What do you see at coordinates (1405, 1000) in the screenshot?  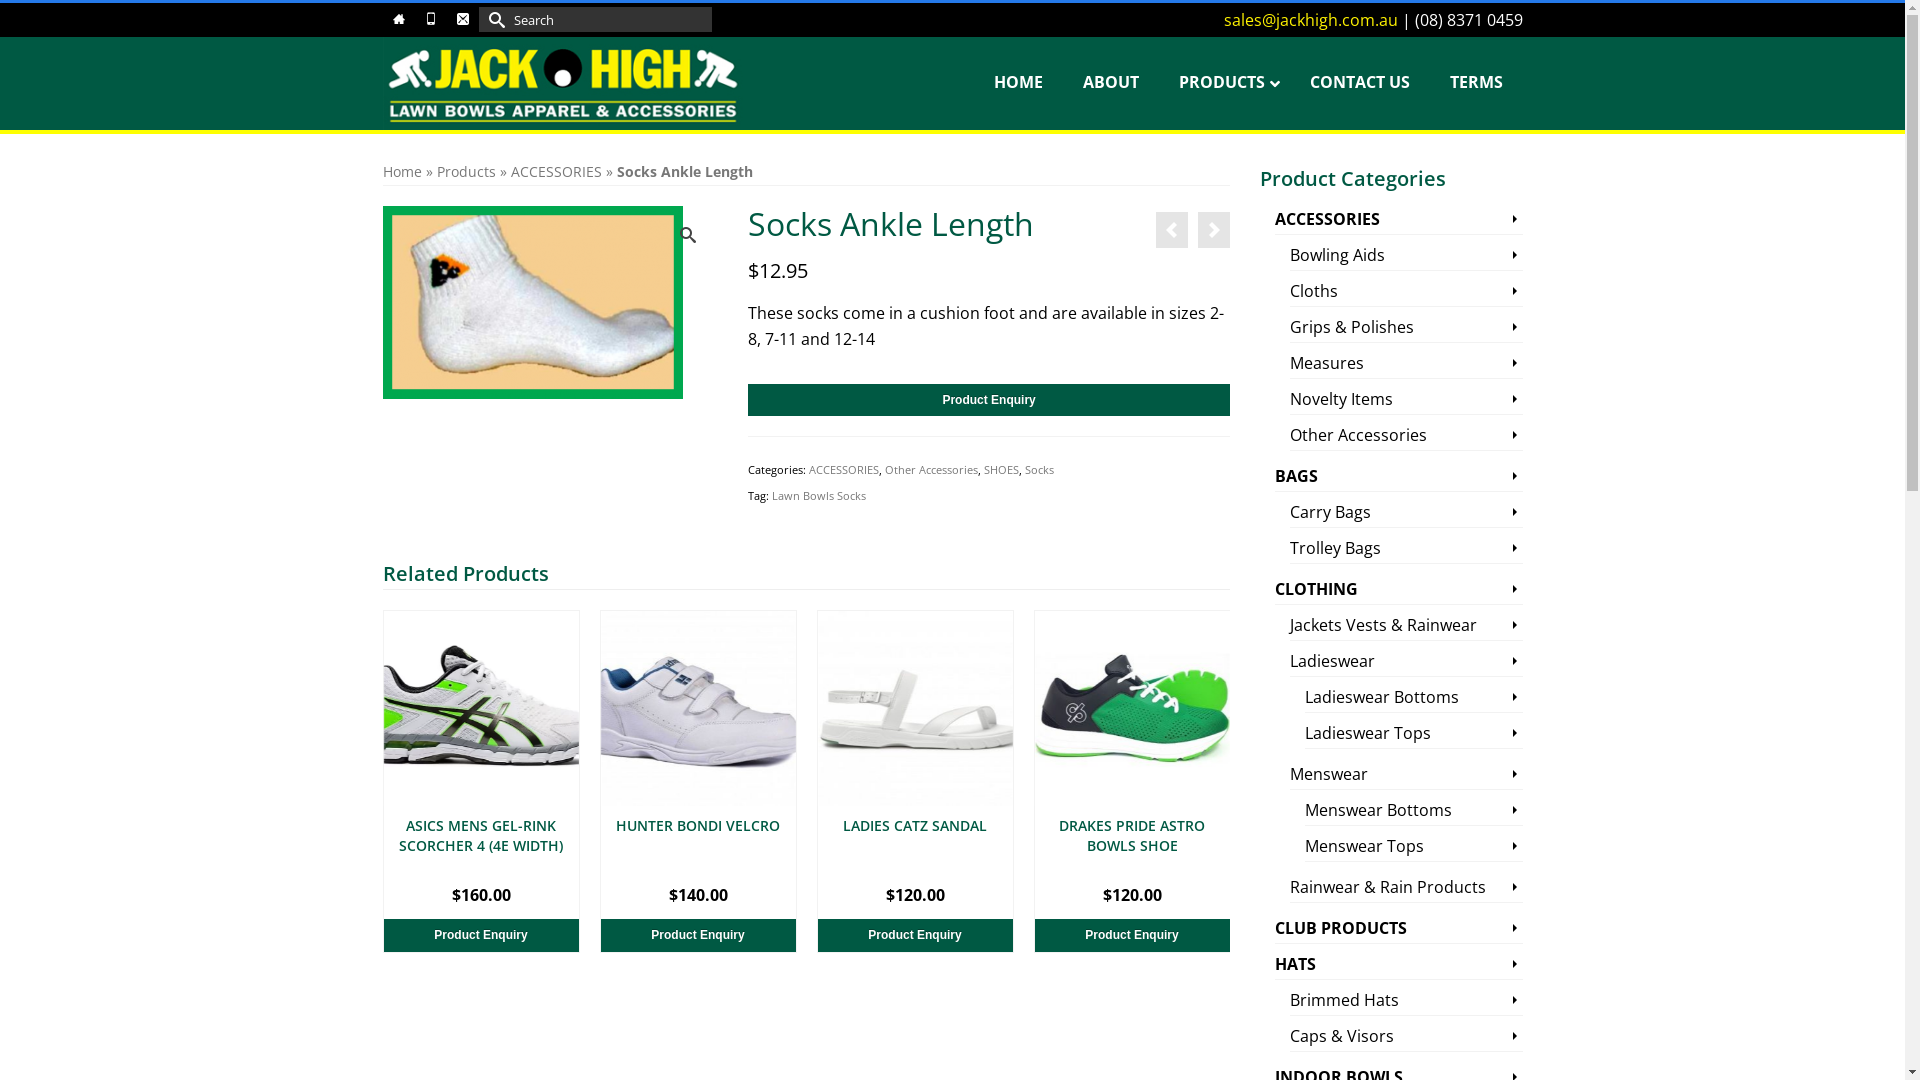 I see `'Brimmed Hats'` at bounding box center [1405, 1000].